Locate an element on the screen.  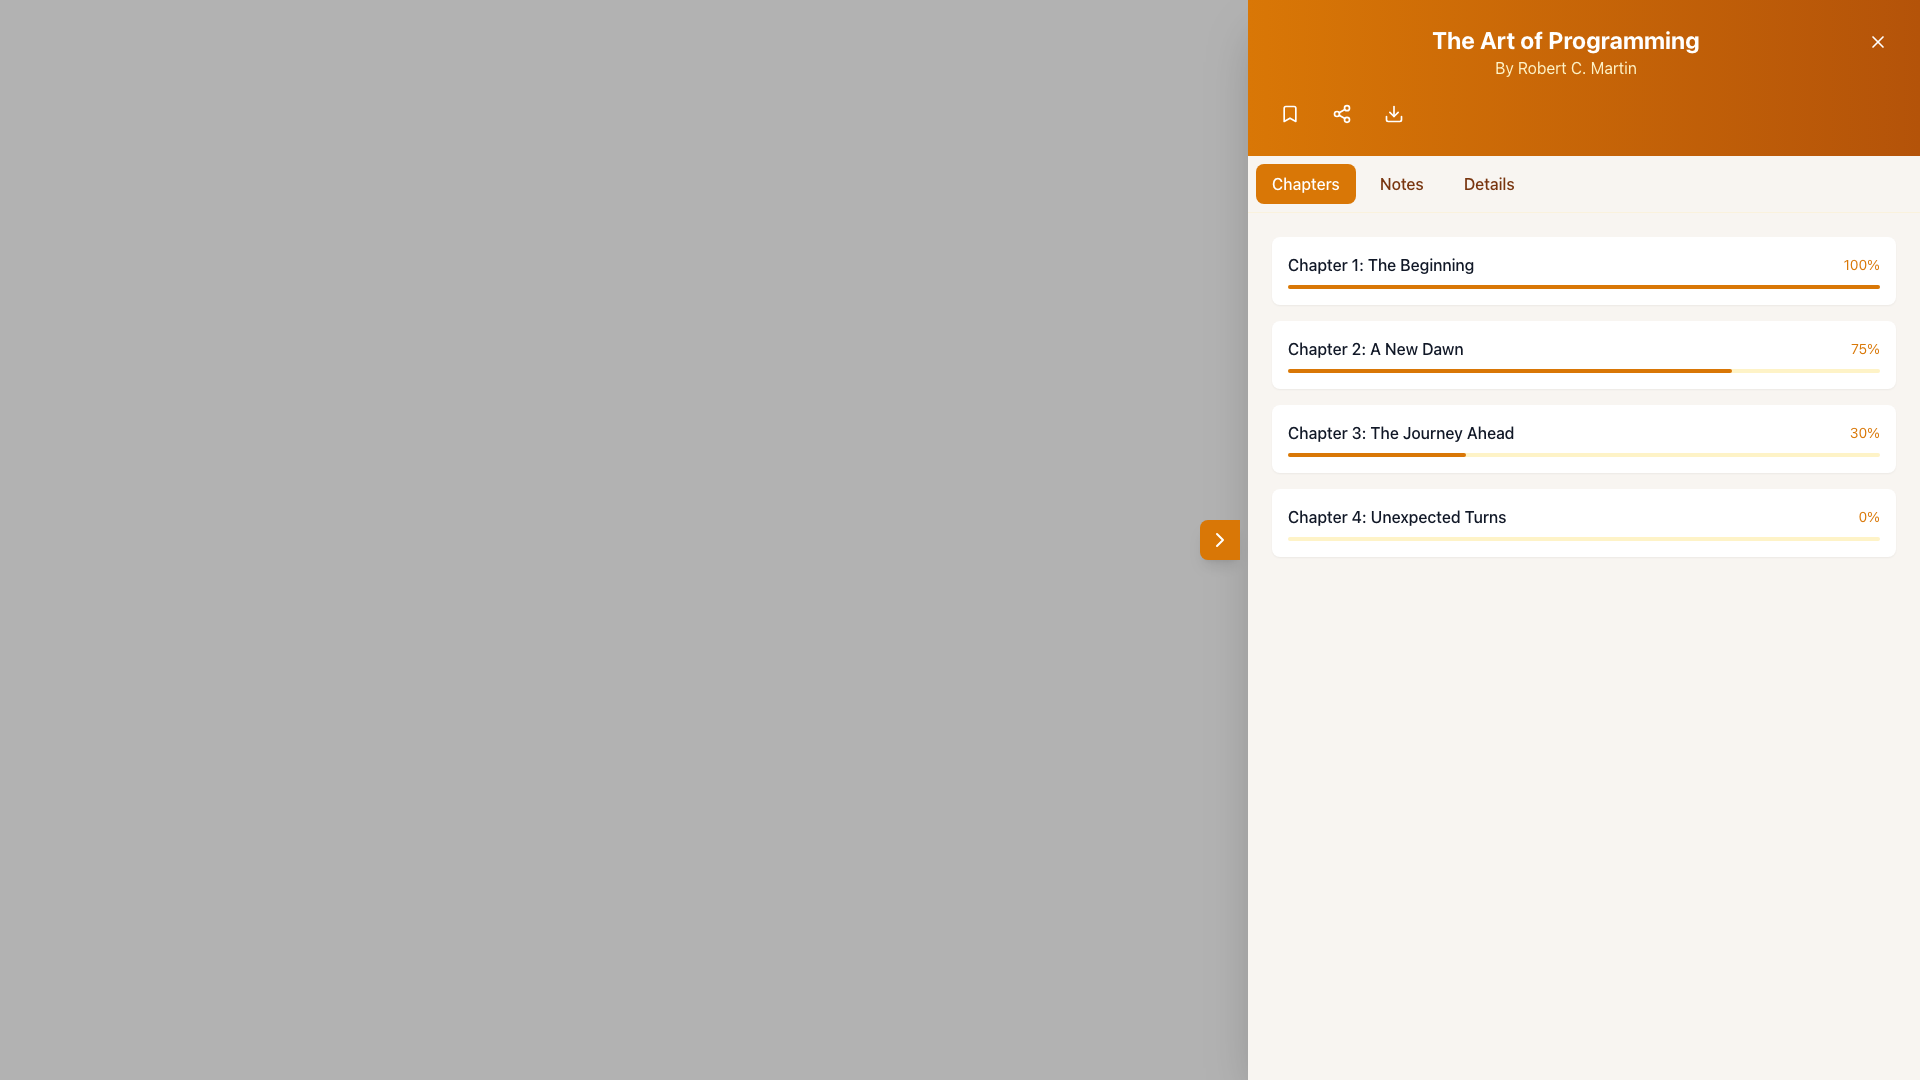
the download button located in the top-right corner of the orange header section, to the right of the share button, to initiate the download is located at coordinates (1392, 114).